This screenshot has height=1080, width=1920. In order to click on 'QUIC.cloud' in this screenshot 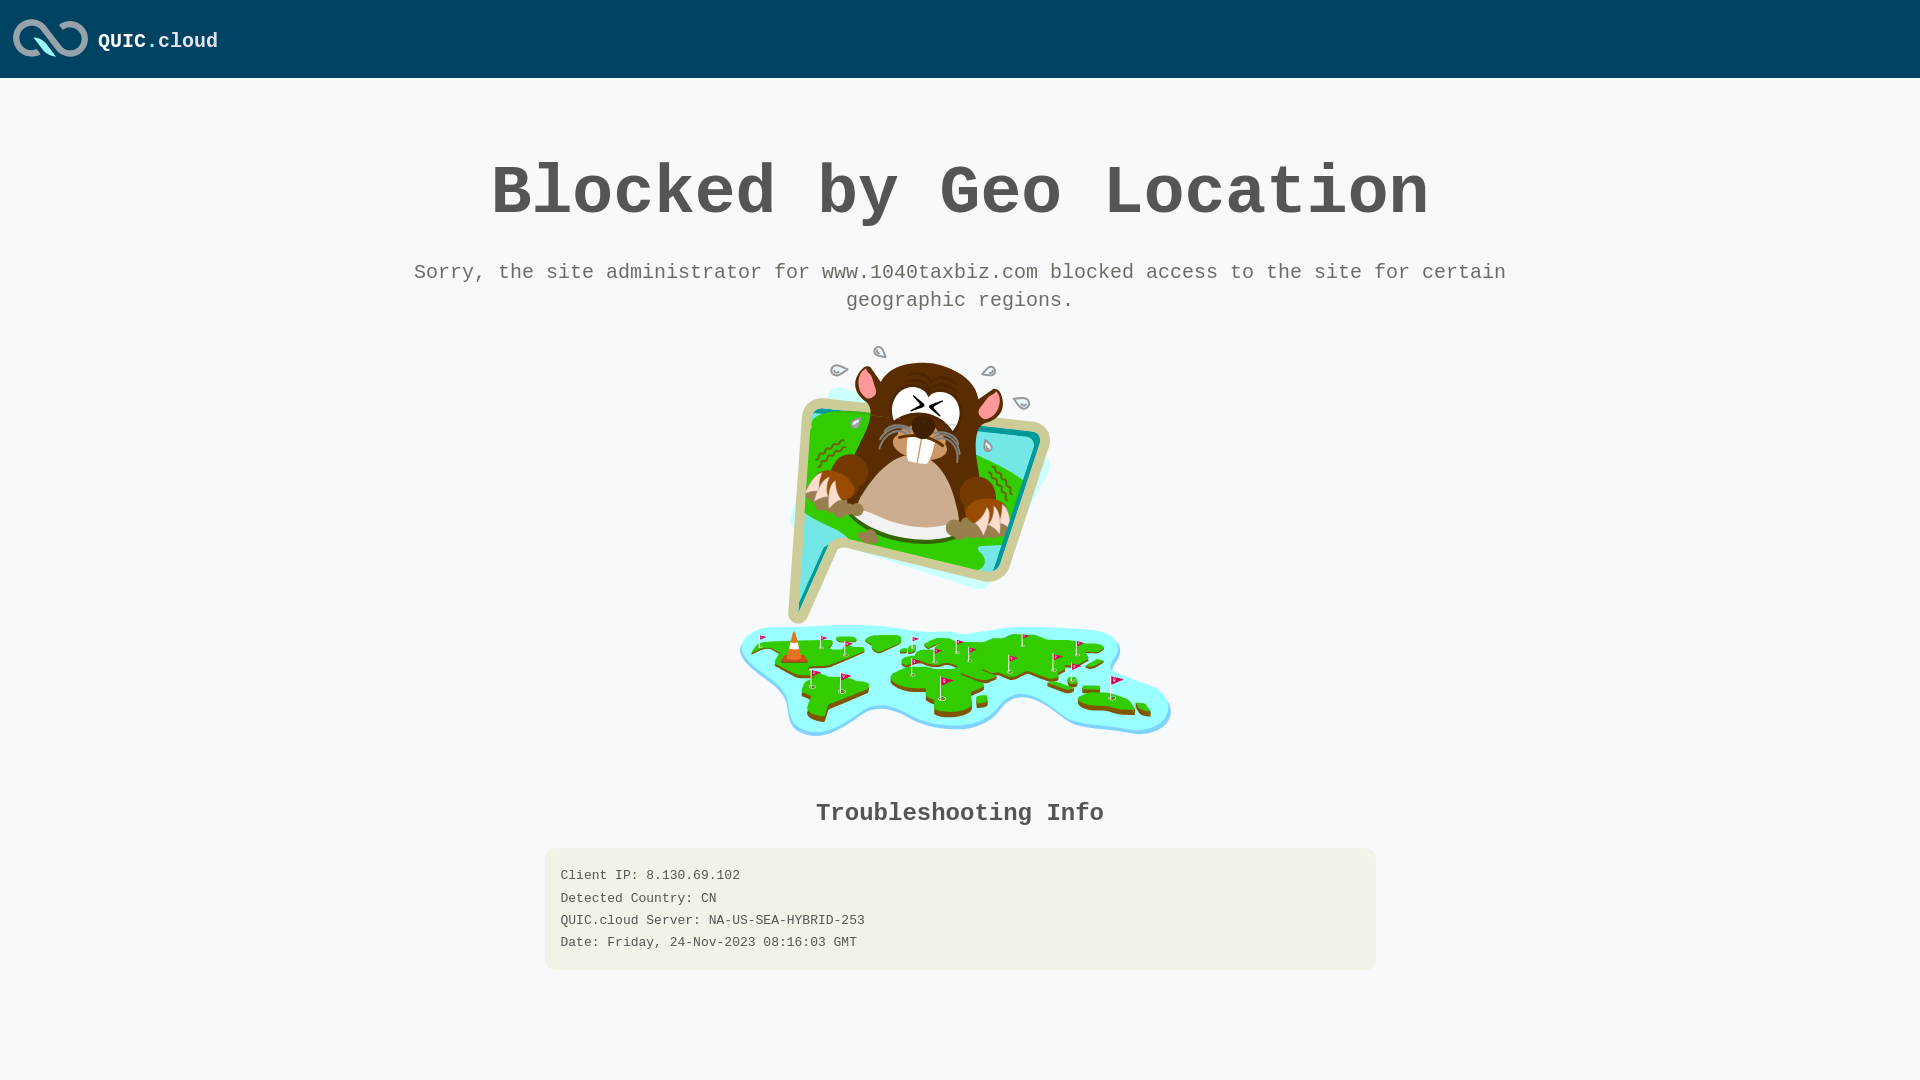, I will do `click(50, 57)`.